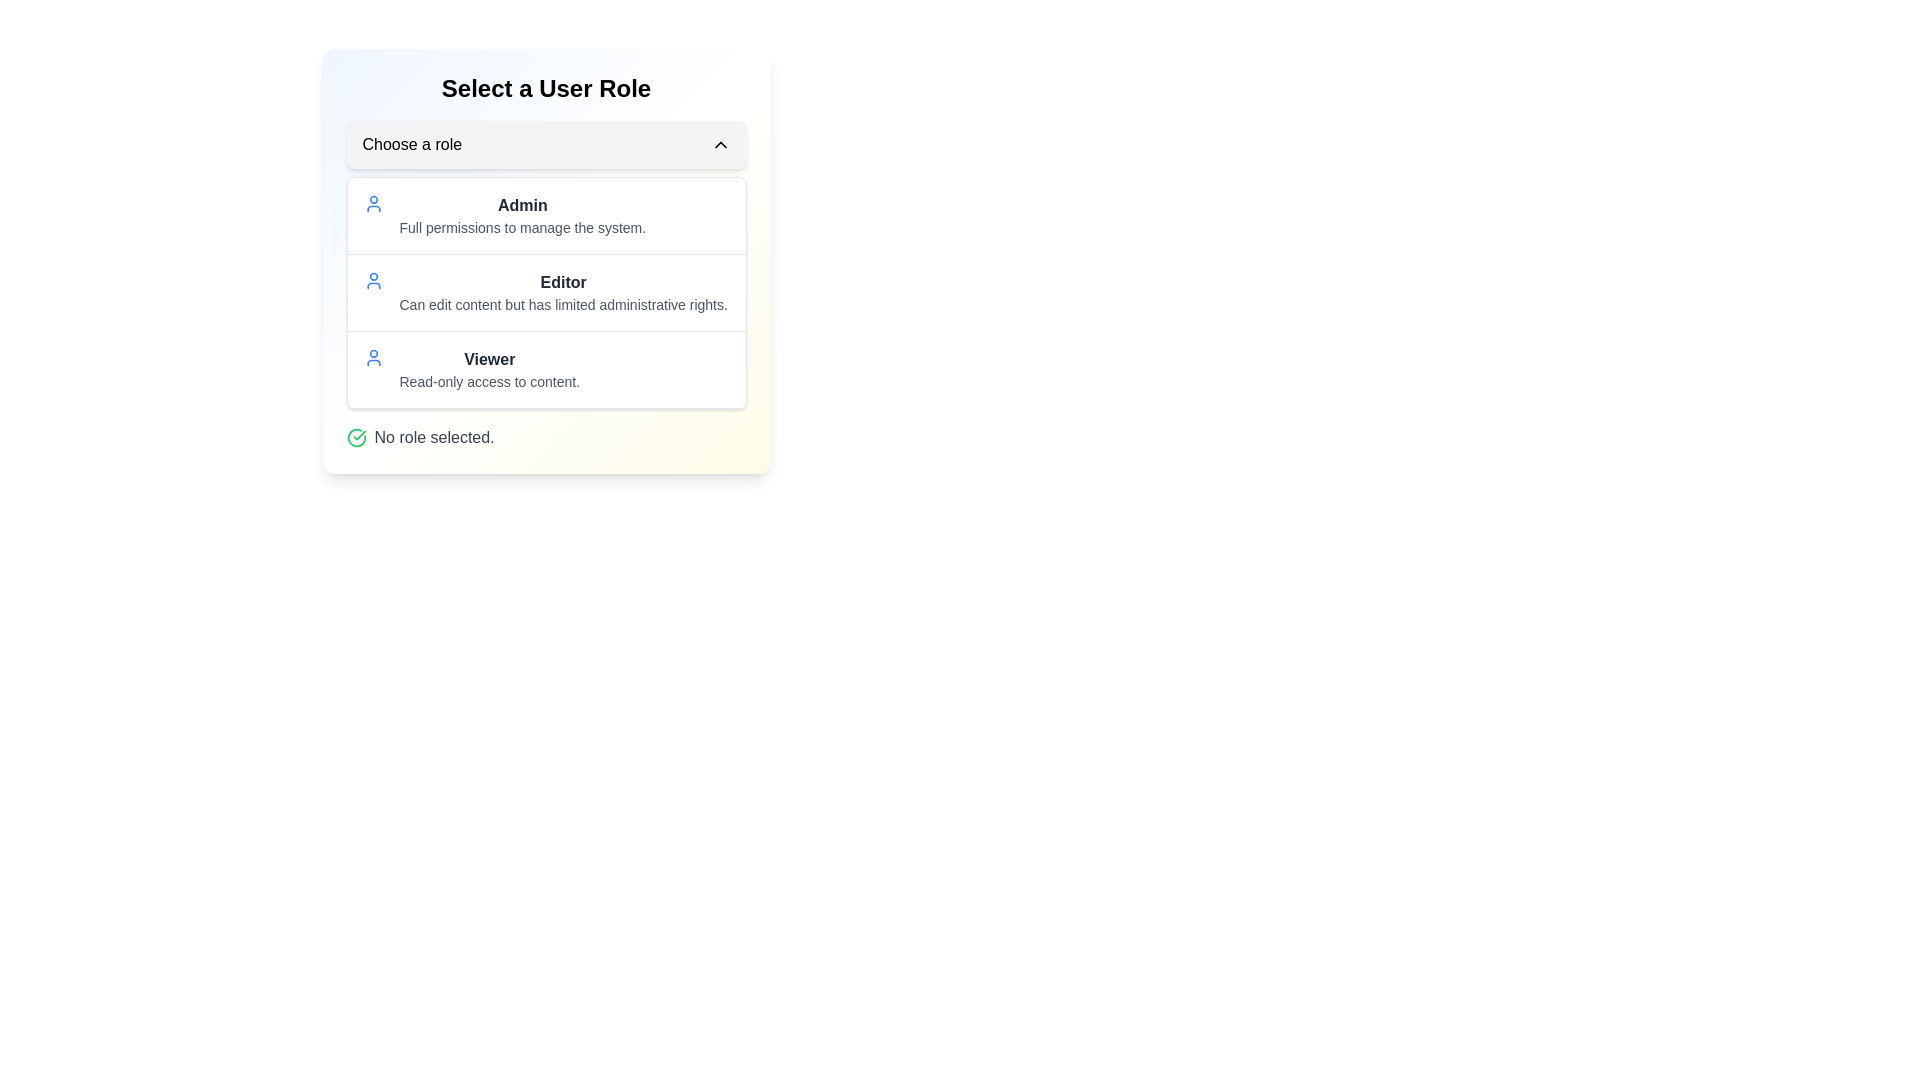 The width and height of the screenshot is (1920, 1080). Describe the element at coordinates (373, 281) in the screenshot. I see `the user profile icon, which is a blue circular icon positioned to the left of the 'Editor' role description` at that location.